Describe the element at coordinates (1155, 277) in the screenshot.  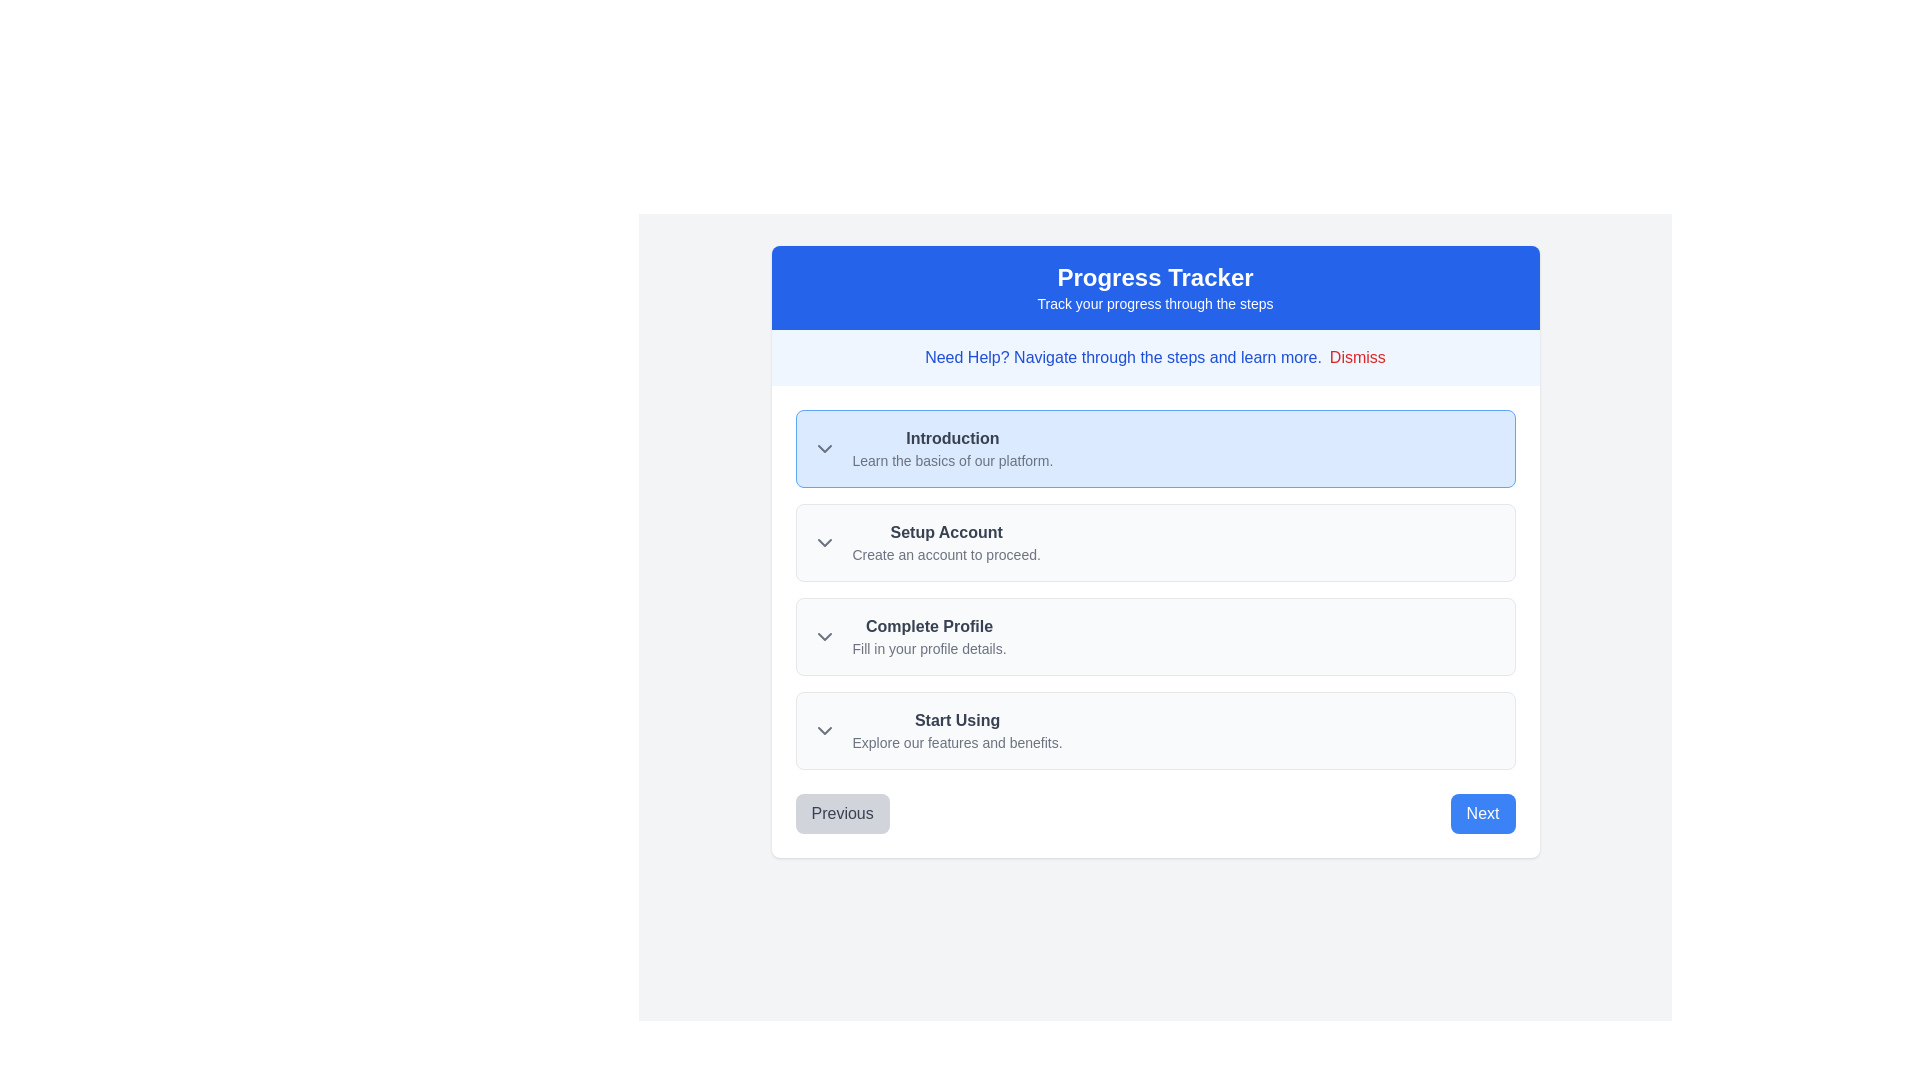
I see `the static text element that serves as the title of the interface section, located in the blue header block at the top, centered above the descriptive text 'Track your progress through the steps.'` at that location.